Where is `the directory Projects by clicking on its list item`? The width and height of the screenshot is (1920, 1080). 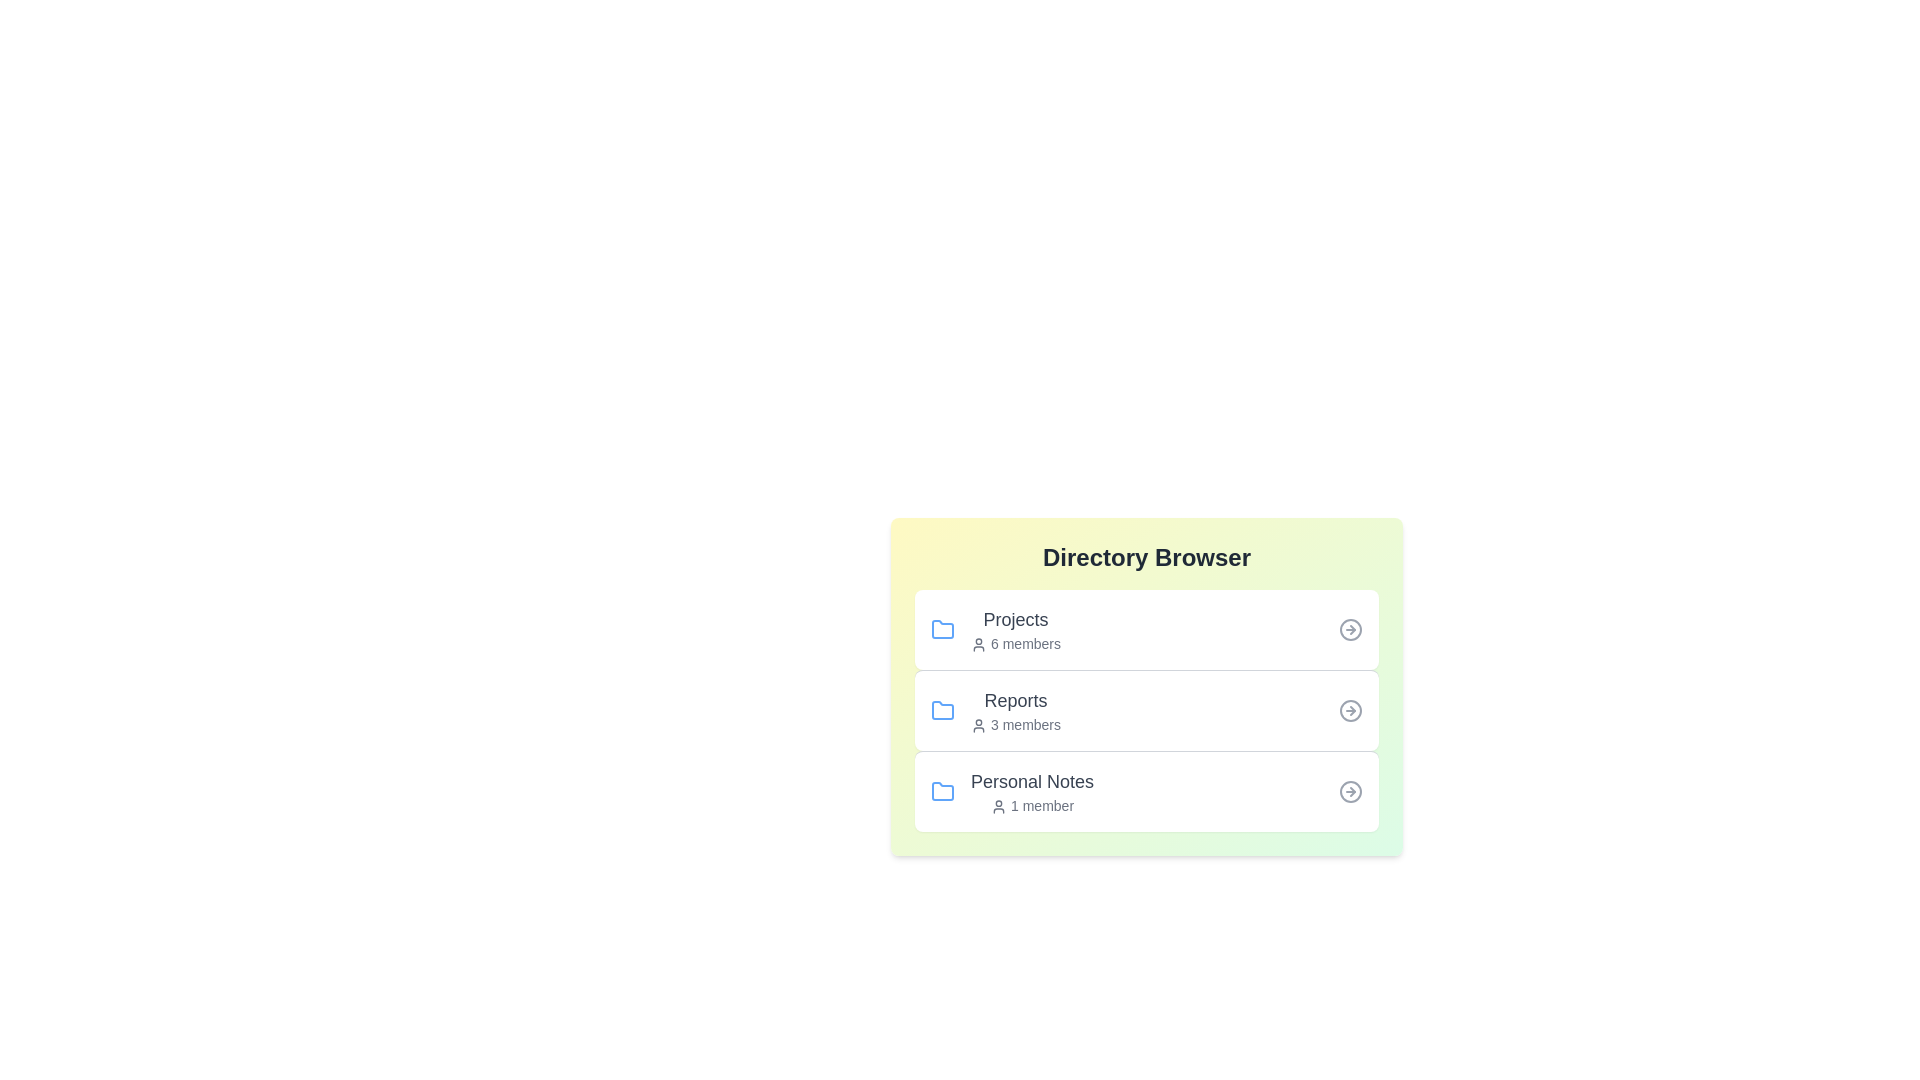 the directory Projects by clicking on its list item is located at coordinates (1147, 628).